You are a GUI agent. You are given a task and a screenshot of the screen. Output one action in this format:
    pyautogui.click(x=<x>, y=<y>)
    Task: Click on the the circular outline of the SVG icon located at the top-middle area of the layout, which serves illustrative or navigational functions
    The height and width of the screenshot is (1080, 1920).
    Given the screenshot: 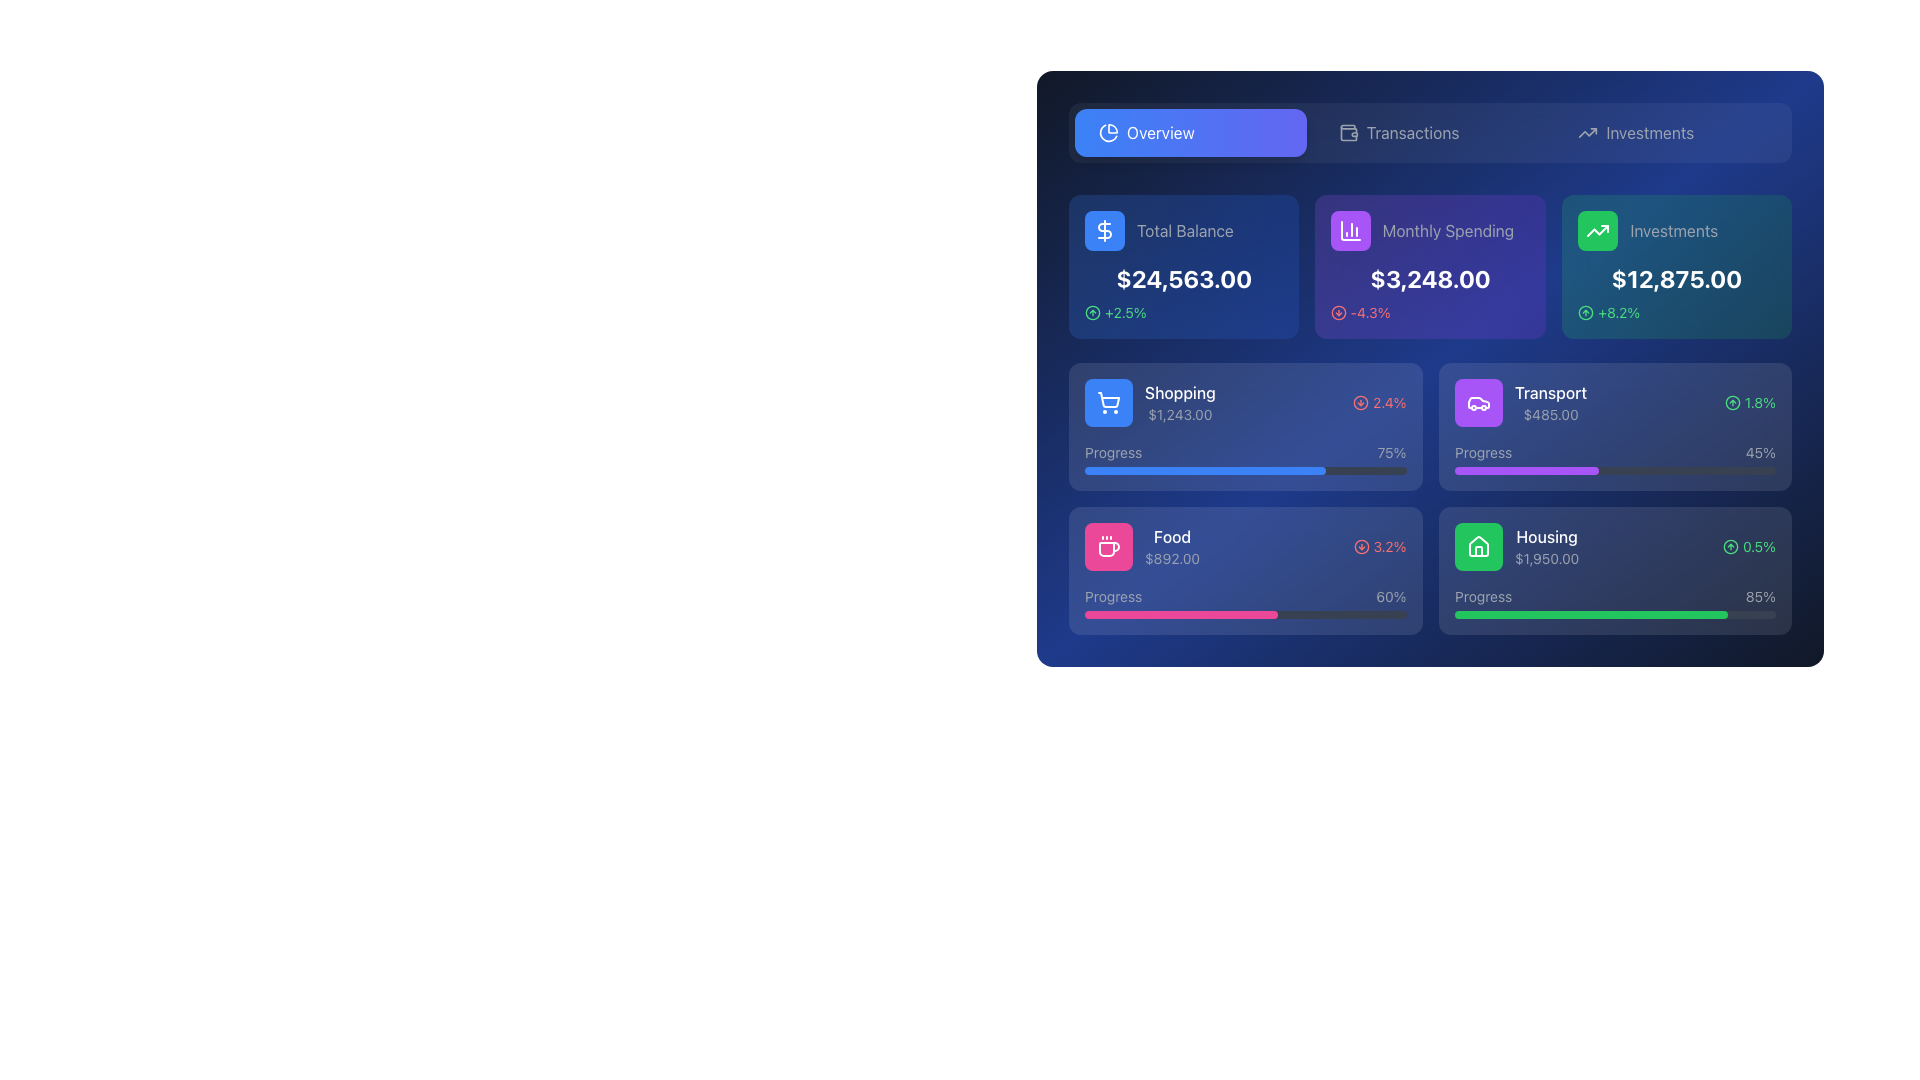 What is the action you would take?
    pyautogui.click(x=1731, y=402)
    